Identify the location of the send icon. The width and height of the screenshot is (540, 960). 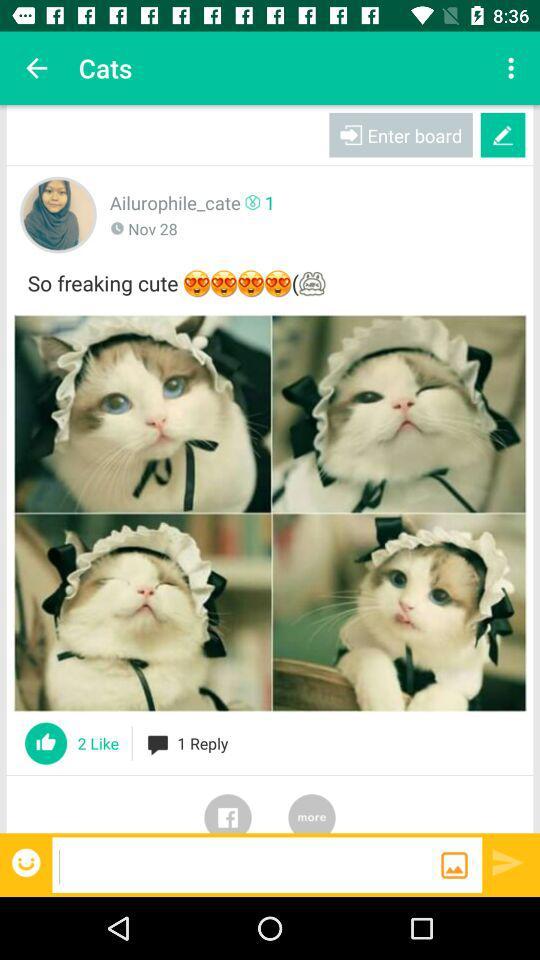
(508, 861).